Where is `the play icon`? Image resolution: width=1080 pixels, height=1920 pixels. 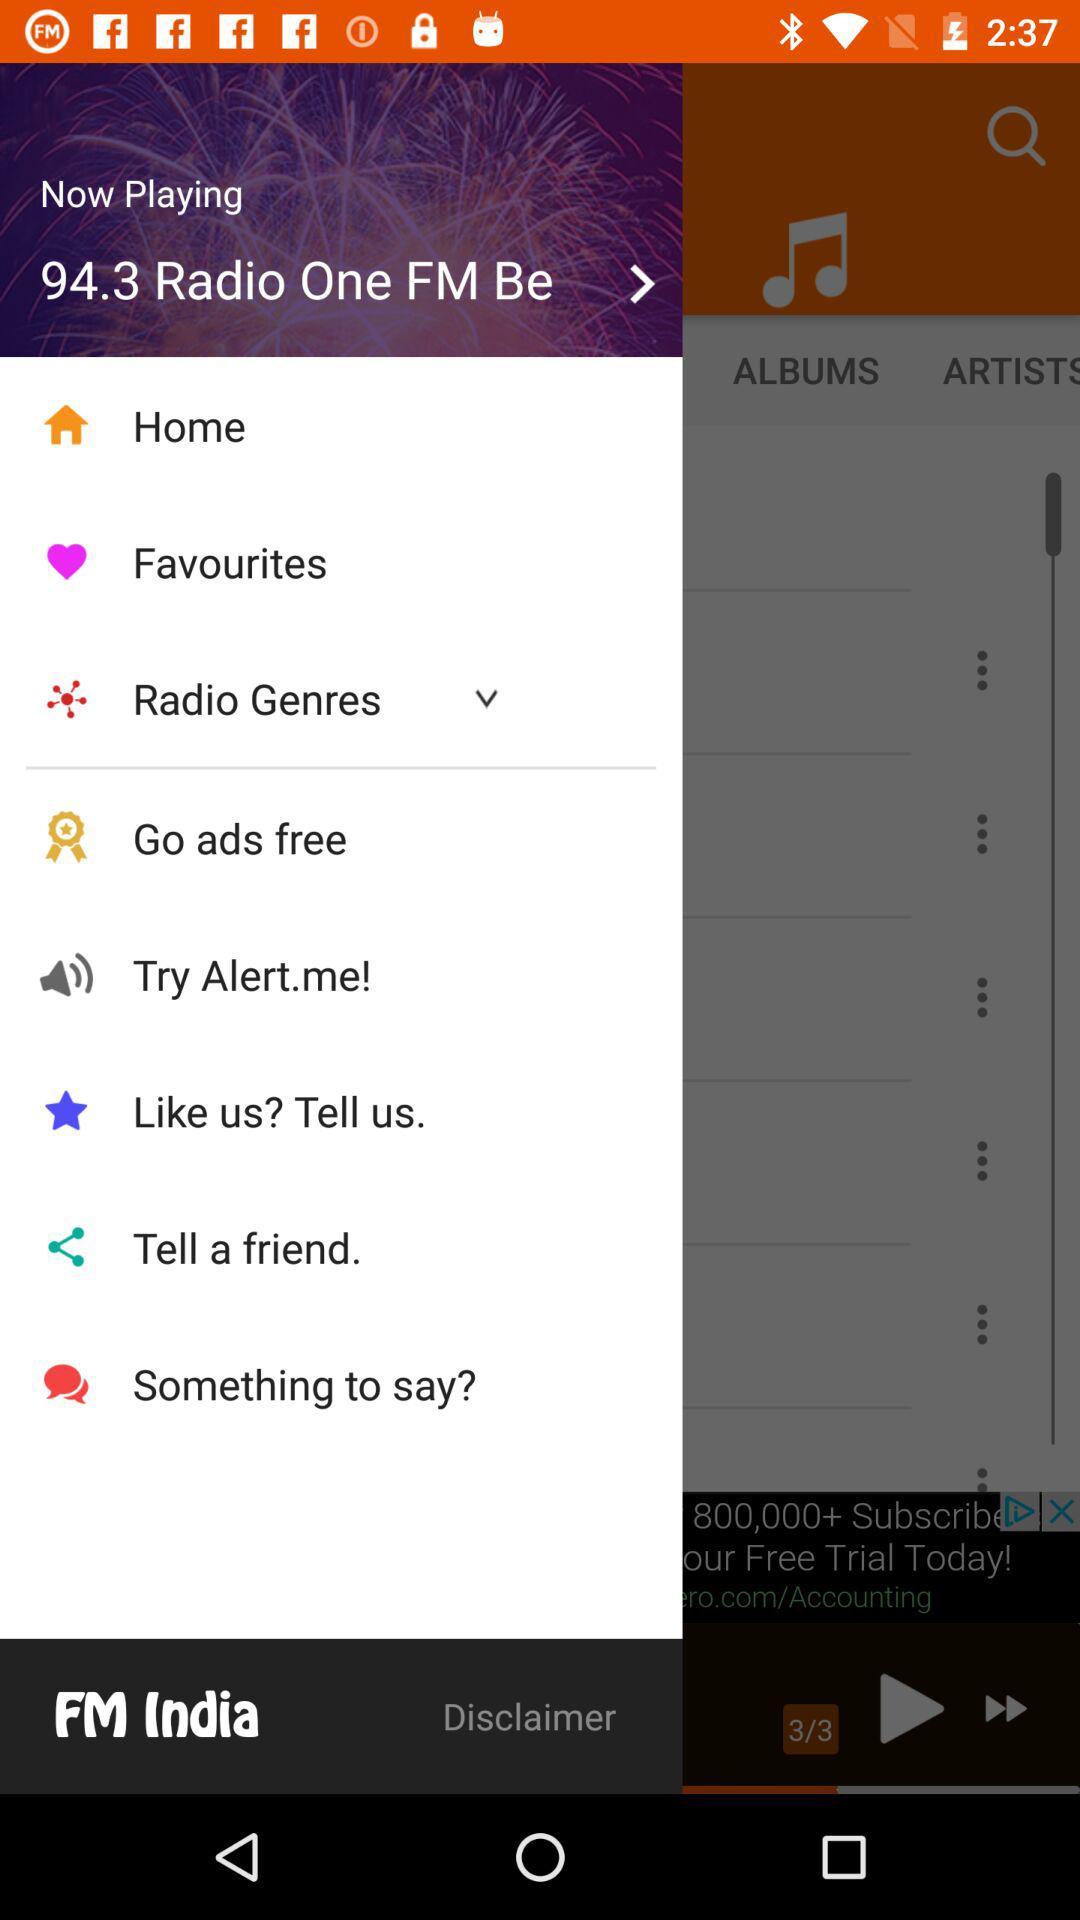 the play icon is located at coordinates (906, 1707).